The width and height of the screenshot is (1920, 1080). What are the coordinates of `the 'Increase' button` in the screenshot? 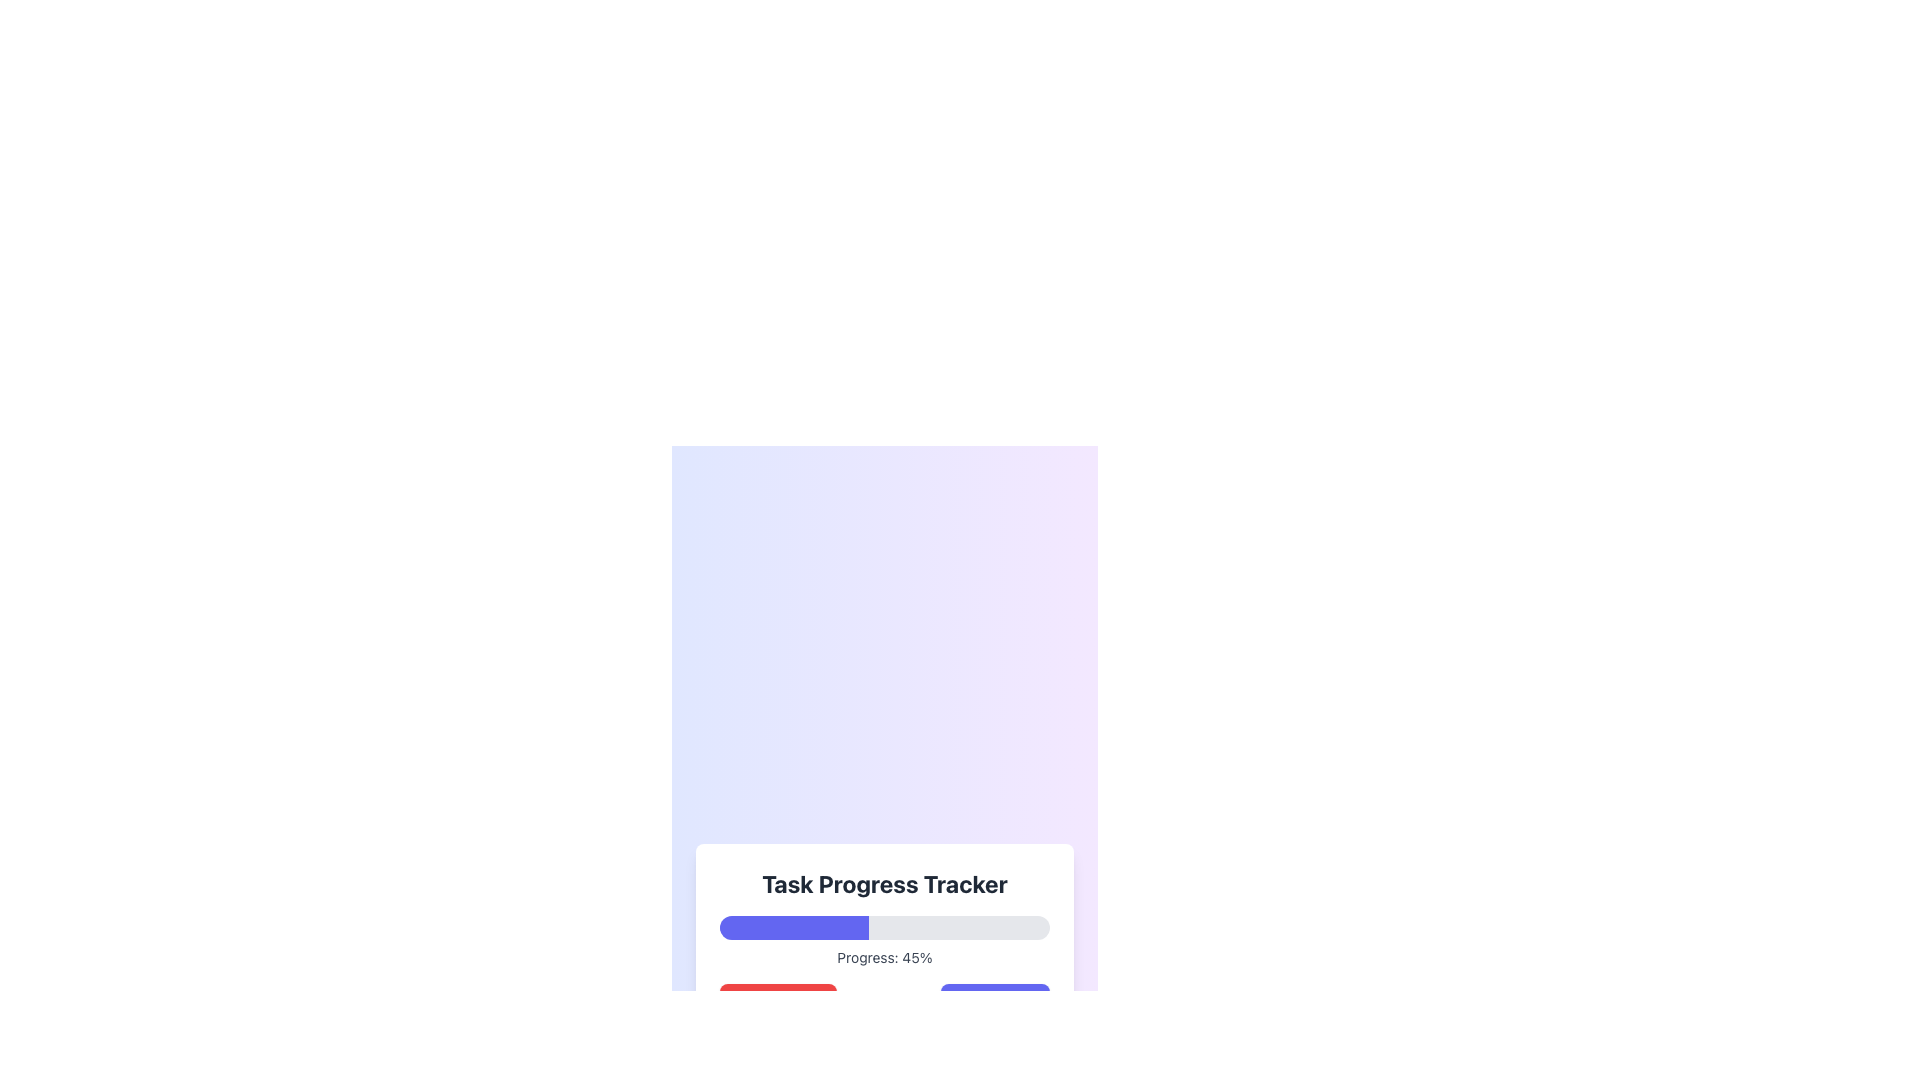 It's located at (995, 1003).